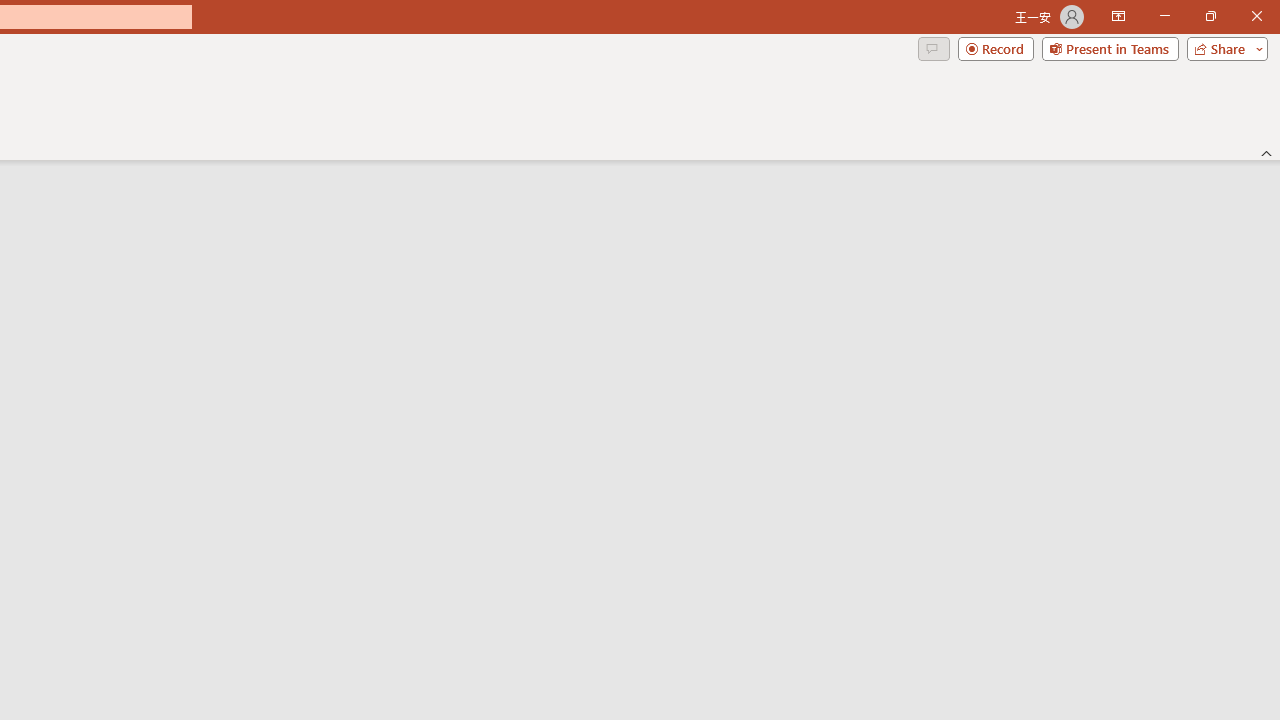 This screenshot has width=1280, height=720. I want to click on 'Ribbon Display Options', so click(1117, 16).